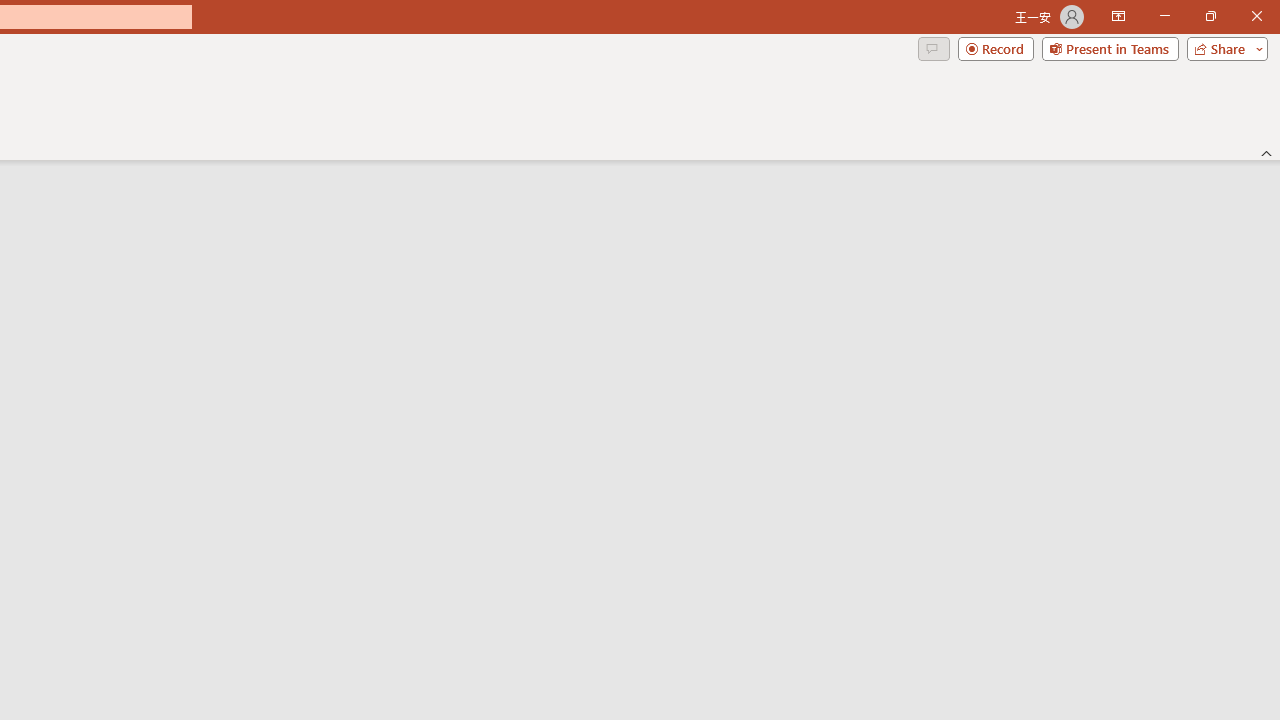 This screenshot has width=1280, height=720. I want to click on 'Ribbon Display Options', so click(1117, 16).